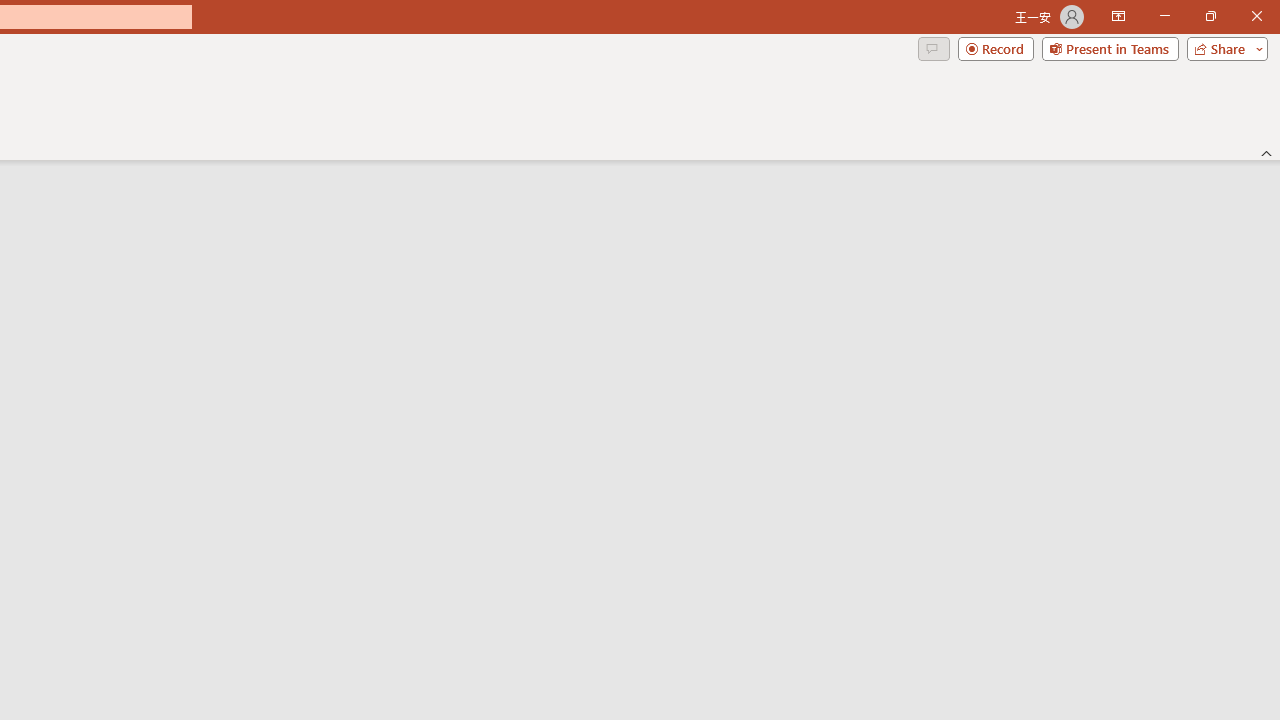 This screenshot has width=1280, height=720. I want to click on 'Ribbon Display Options', so click(1117, 16).